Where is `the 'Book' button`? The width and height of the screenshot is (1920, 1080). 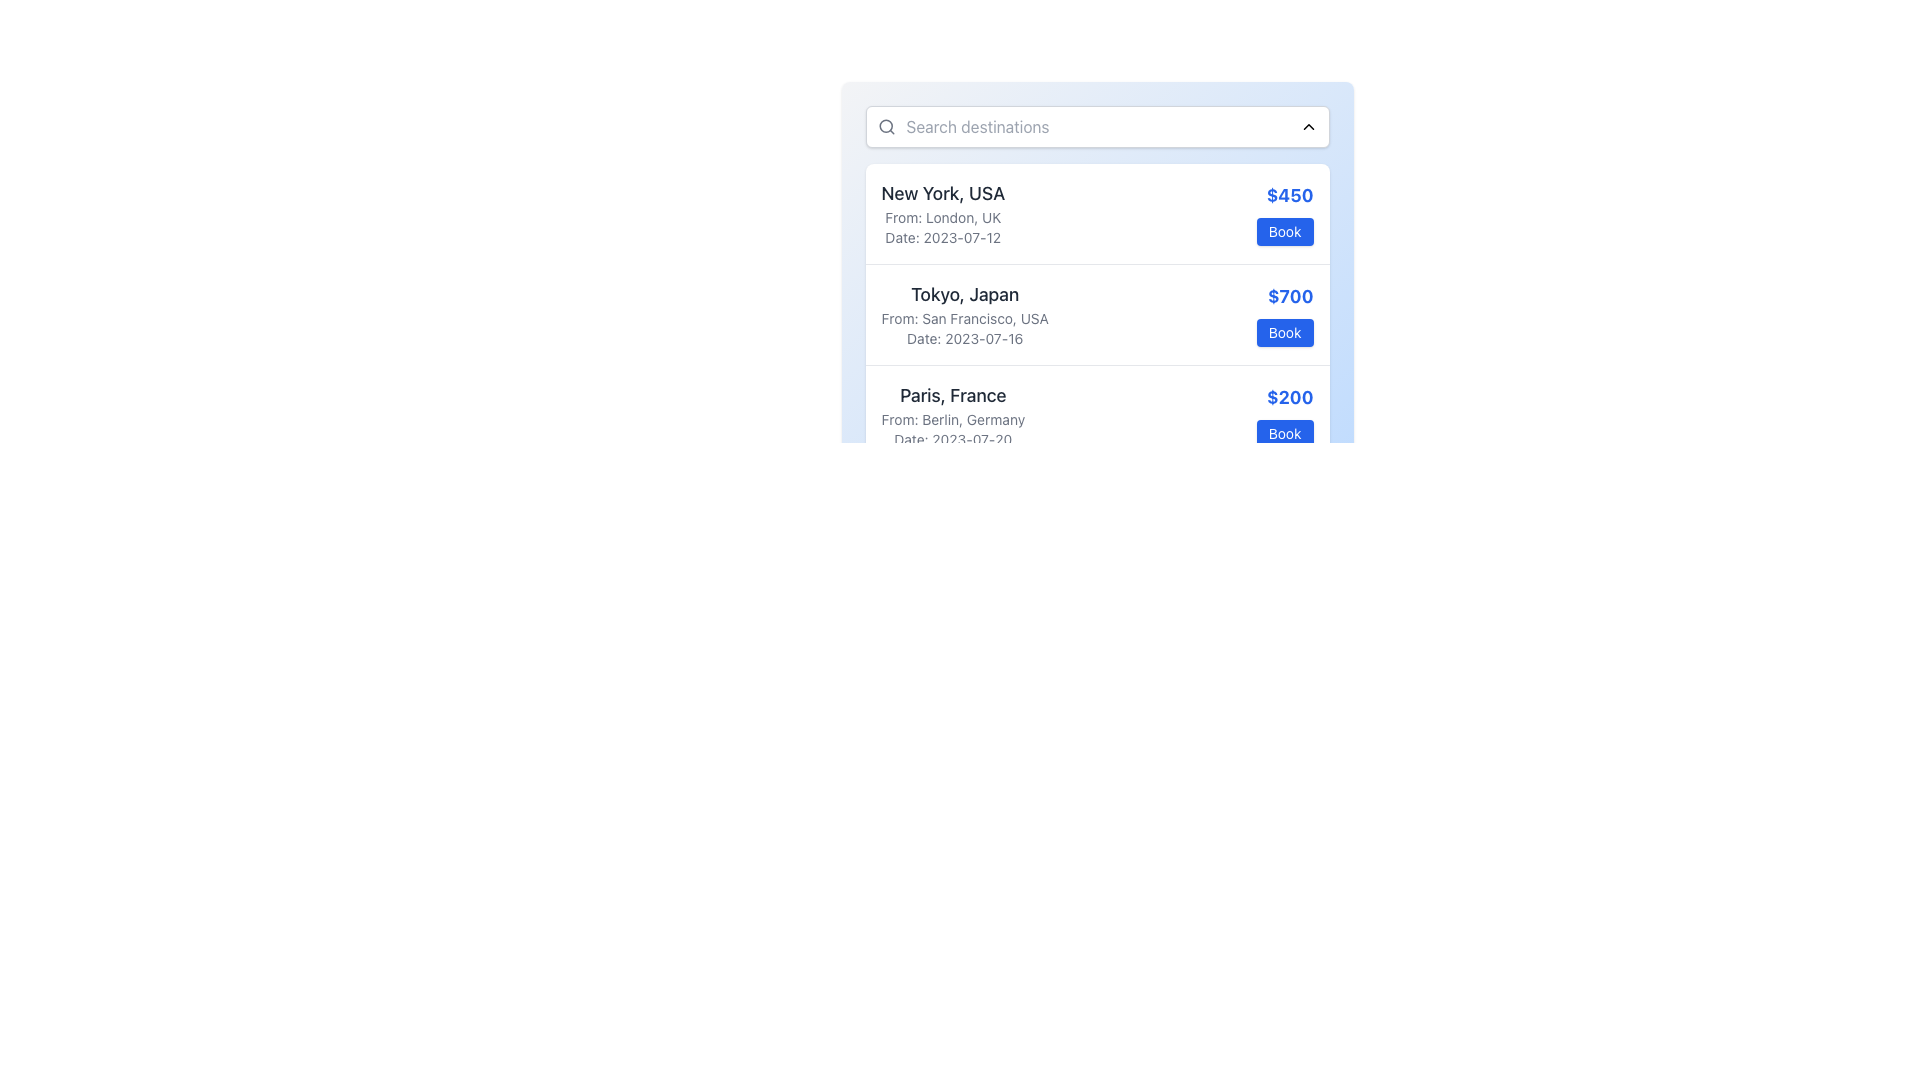 the 'Book' button is located at coordinates (1285, 230).